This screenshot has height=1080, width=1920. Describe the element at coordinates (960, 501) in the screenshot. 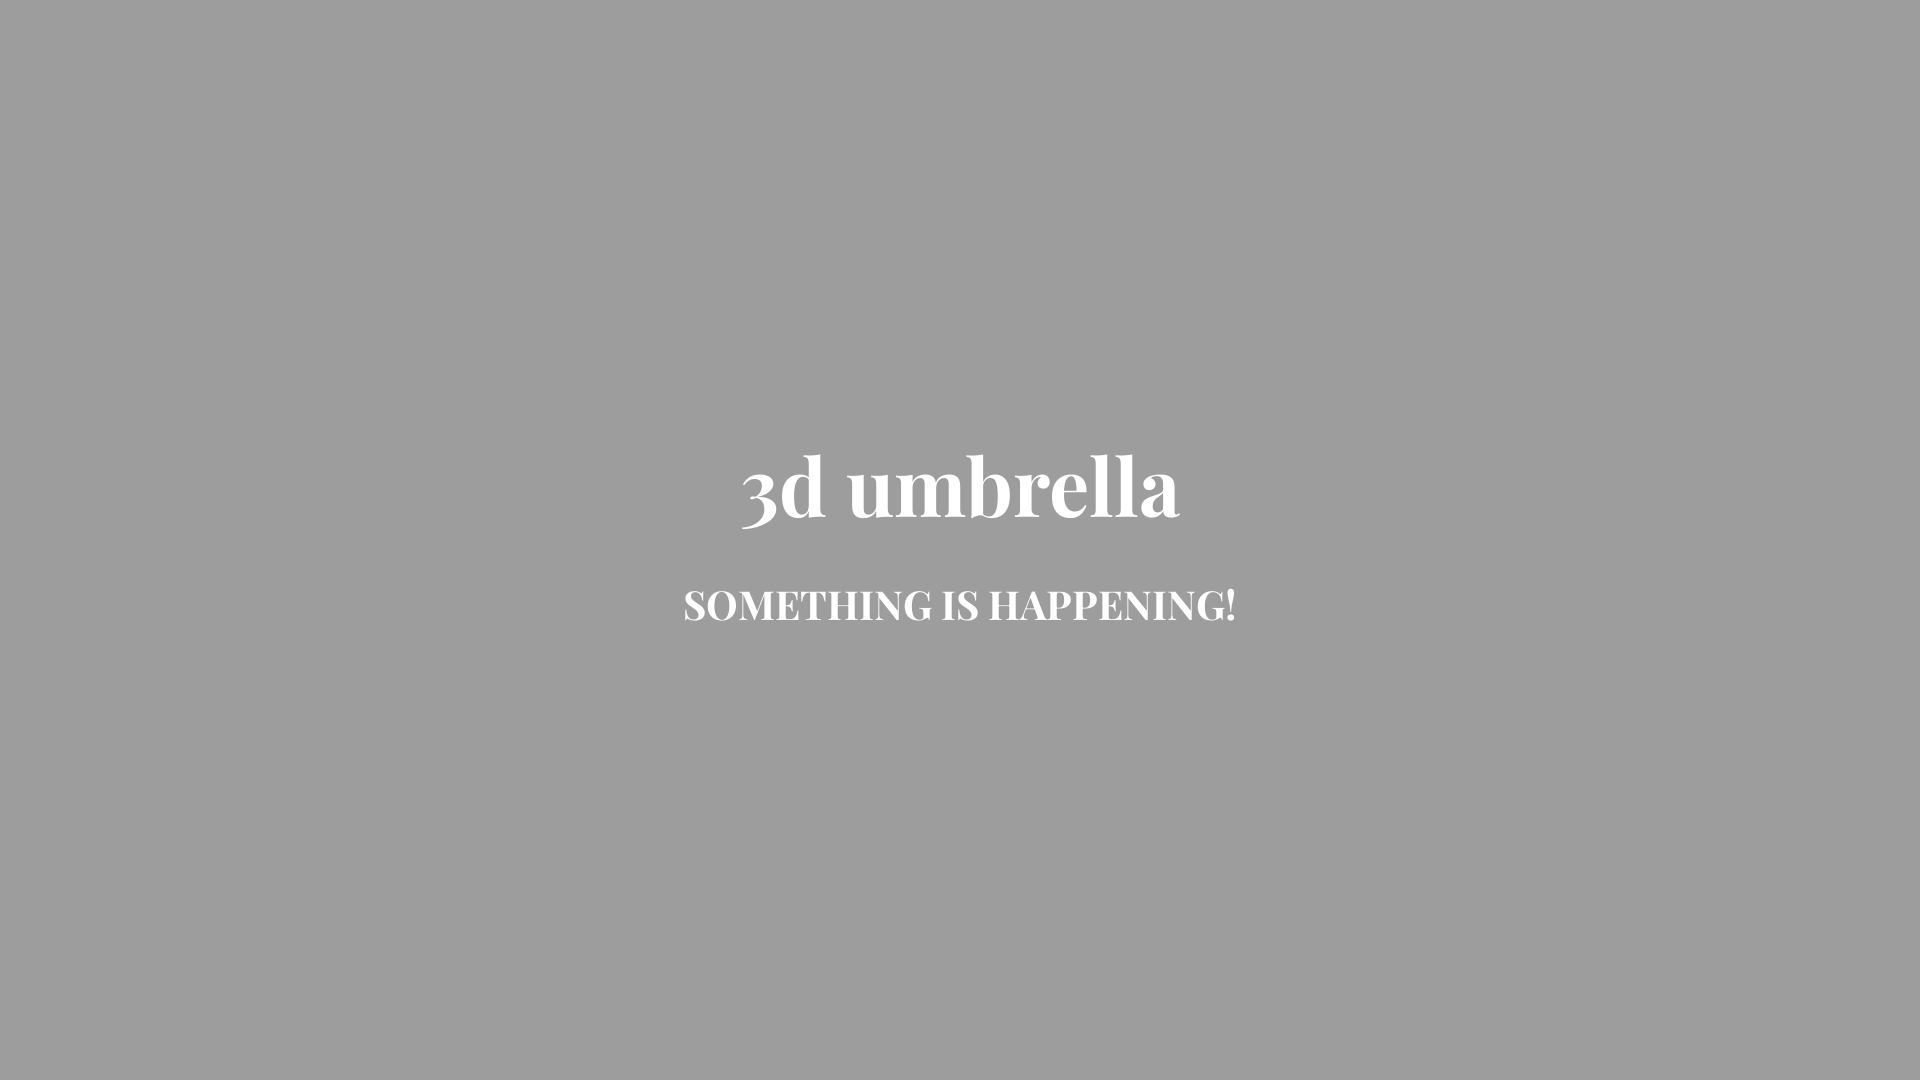

I see `'3d umbrella'` at that location.